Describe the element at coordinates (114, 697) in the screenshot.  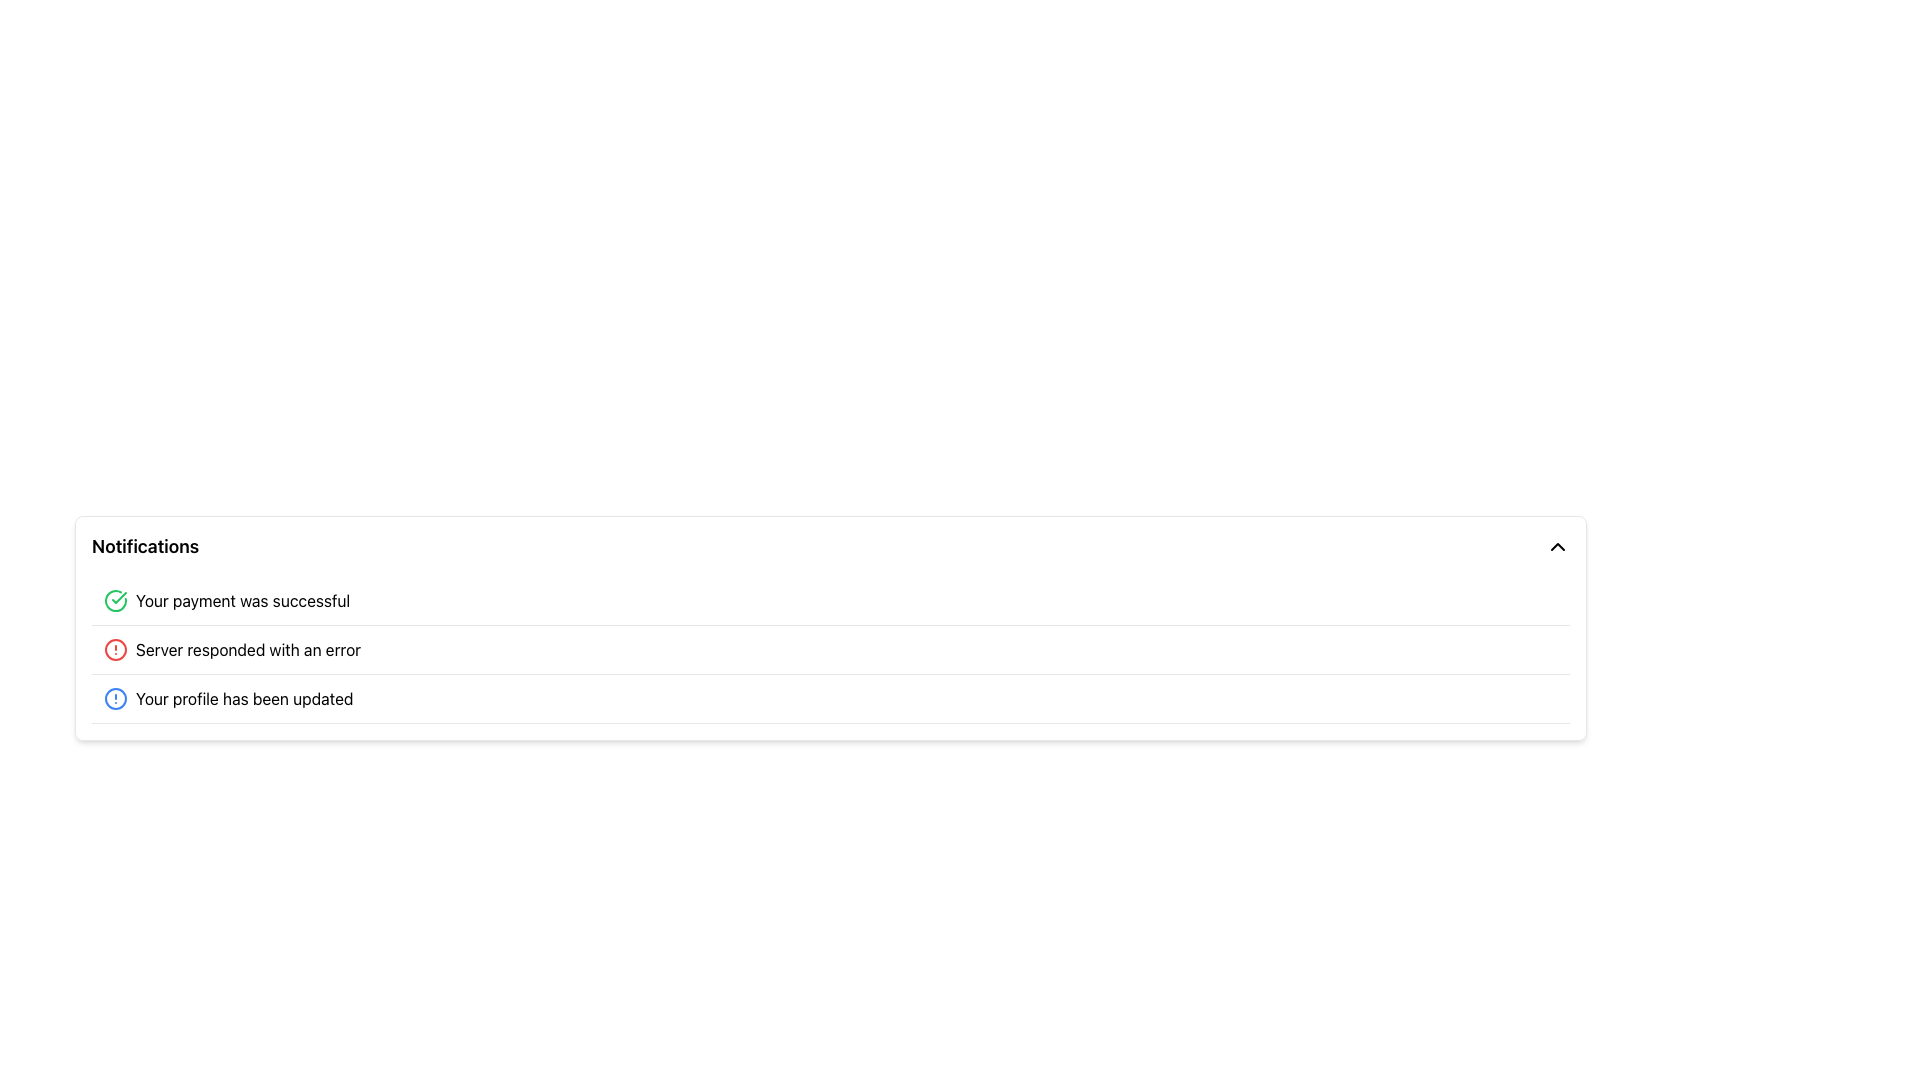
I see `the circular notification icon with a blue outline that is positioned to the immediate left of the text 'Your profile has been updated' in the third notification entry` at that location.